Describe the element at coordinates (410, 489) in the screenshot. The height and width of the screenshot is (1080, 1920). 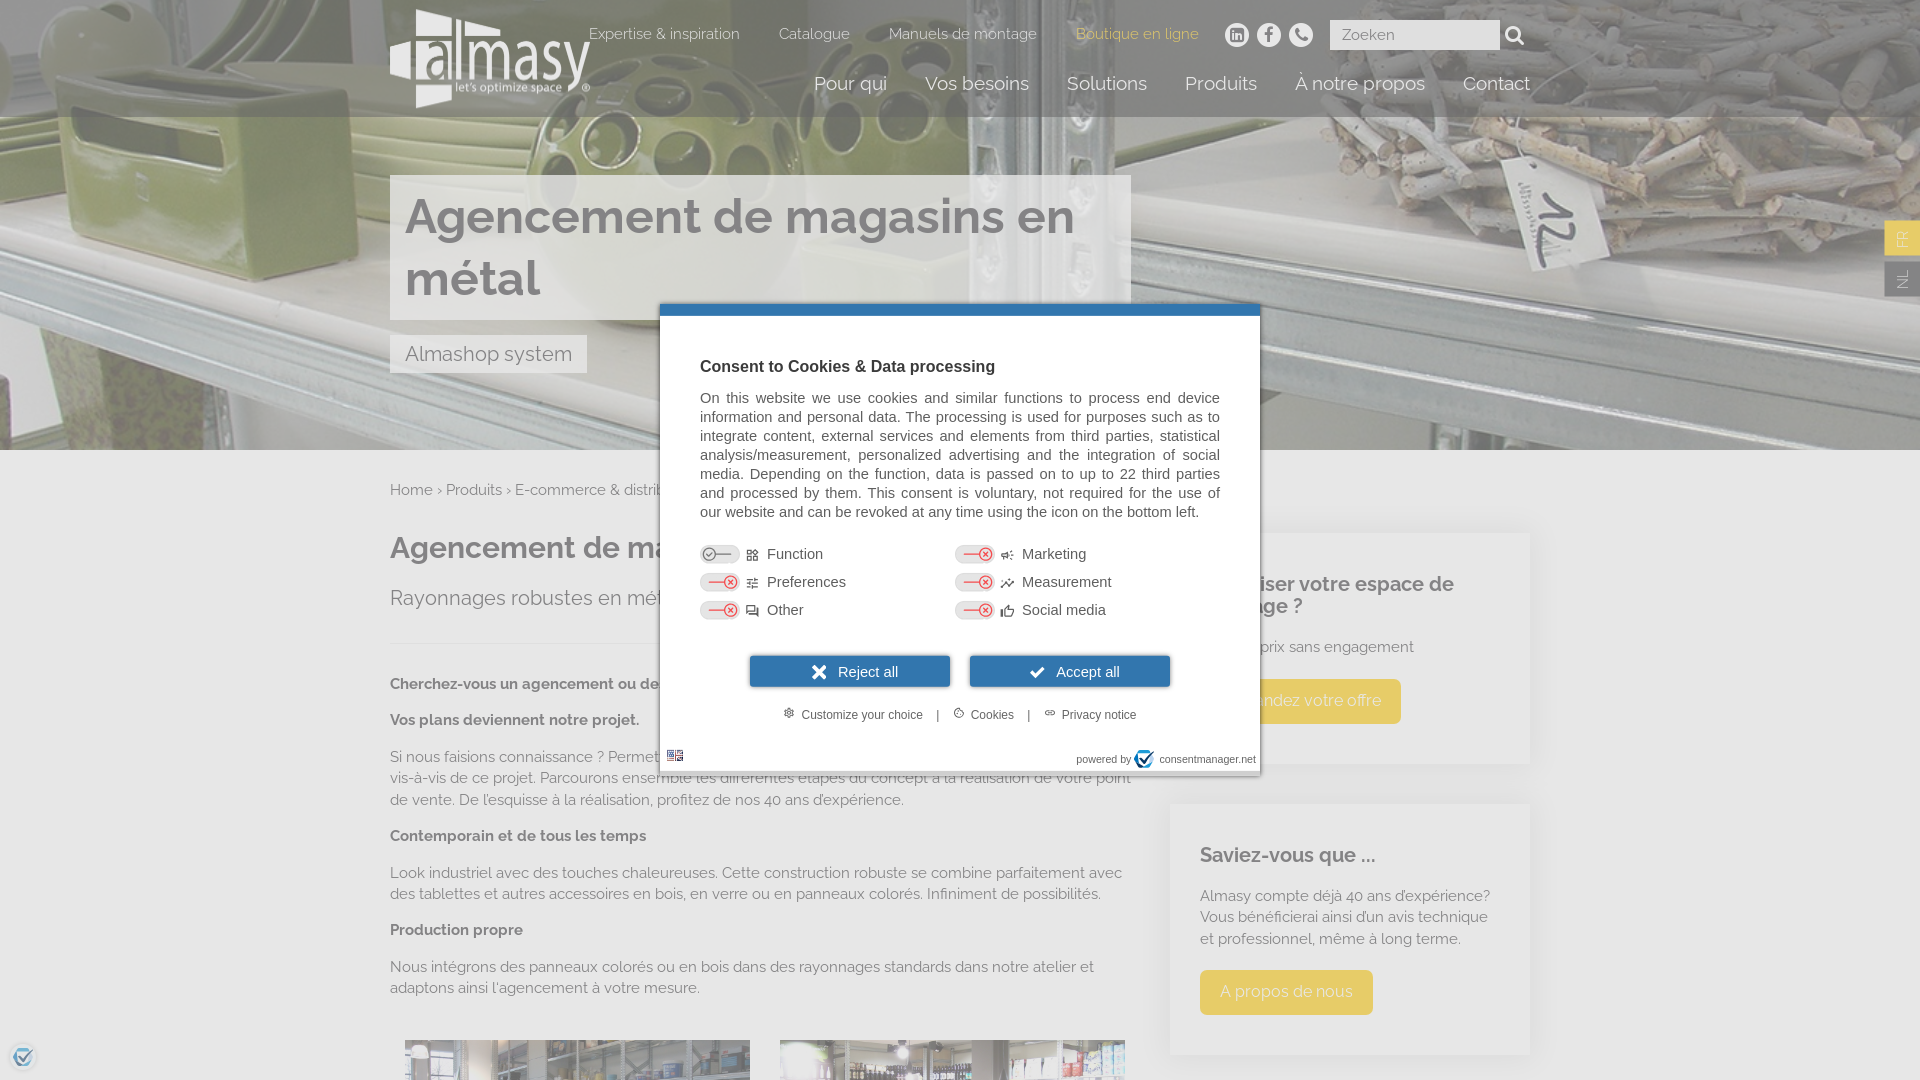
I see `'Home'` at that location.